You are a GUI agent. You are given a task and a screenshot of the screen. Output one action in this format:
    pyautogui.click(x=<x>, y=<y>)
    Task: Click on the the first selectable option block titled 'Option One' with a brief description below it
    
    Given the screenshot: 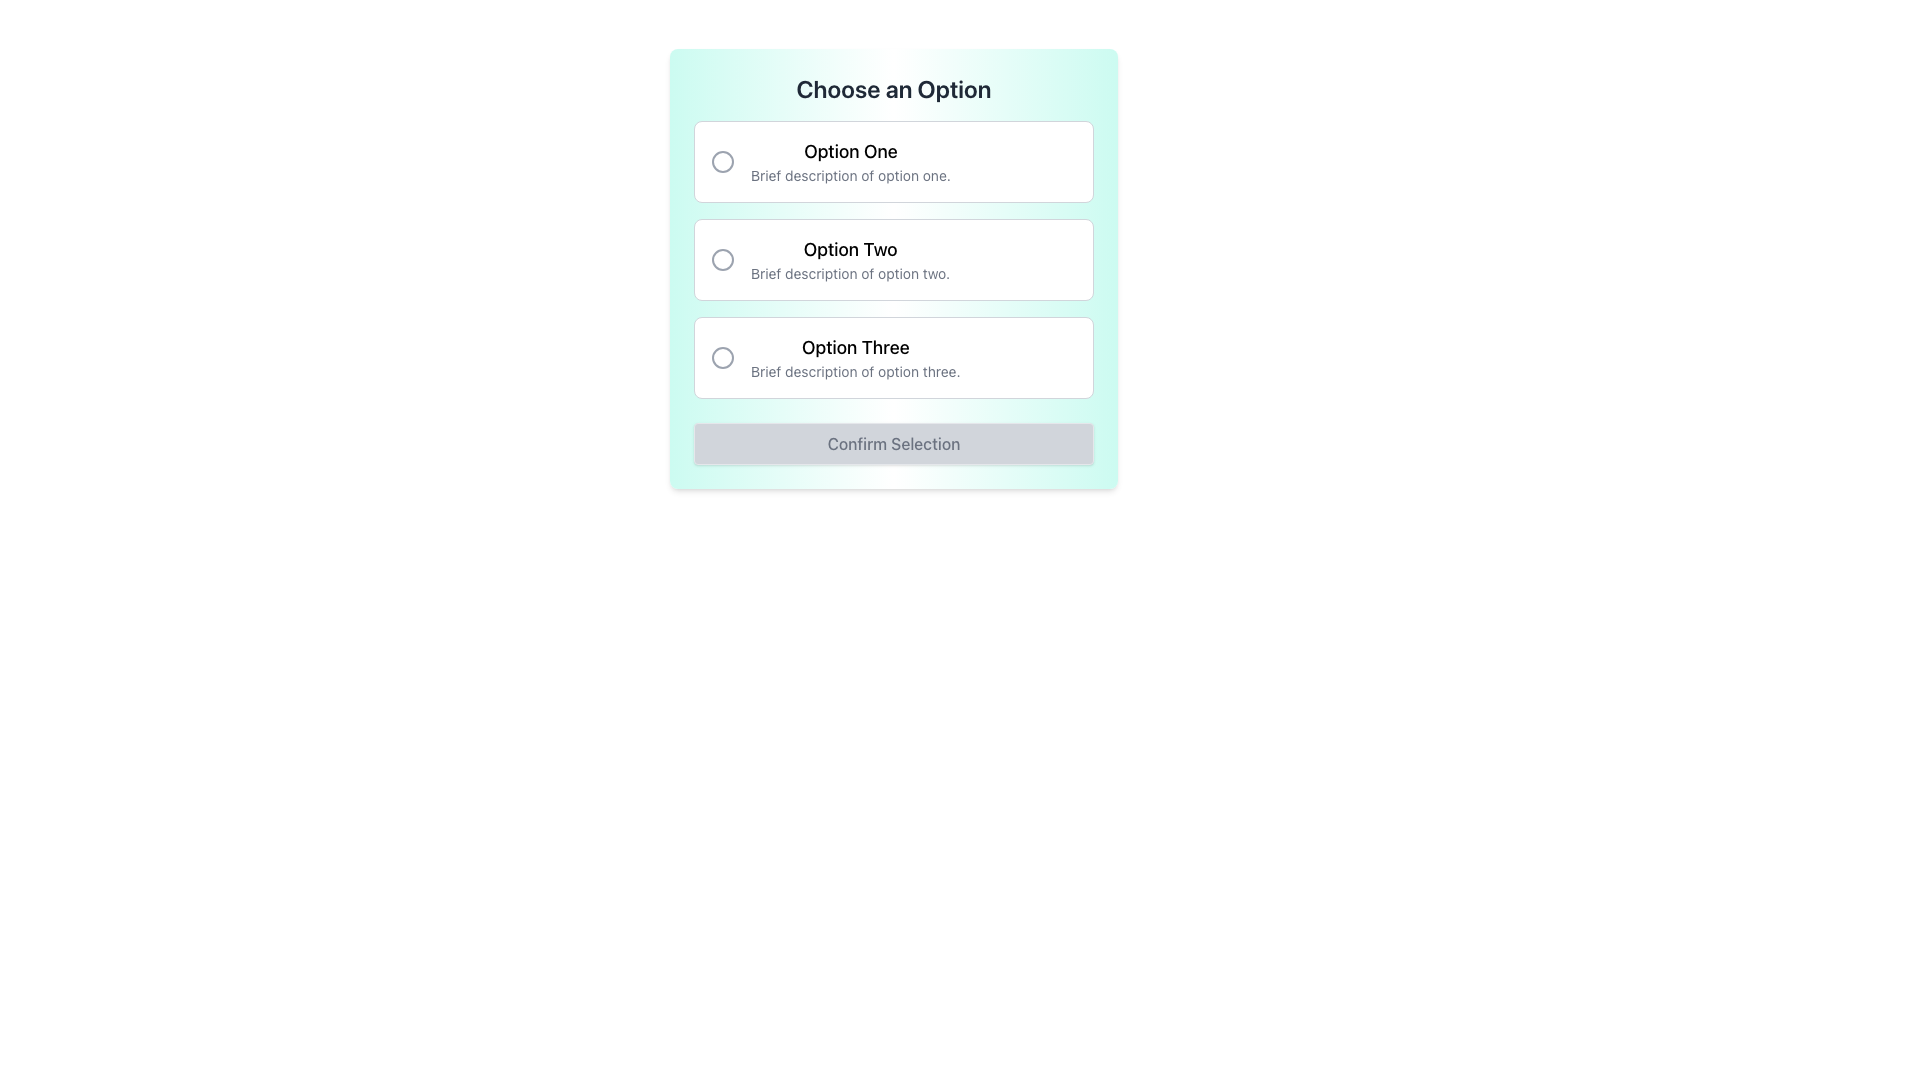 What is the action you would take?
    pyautogui.click(x=892, y=161)
    